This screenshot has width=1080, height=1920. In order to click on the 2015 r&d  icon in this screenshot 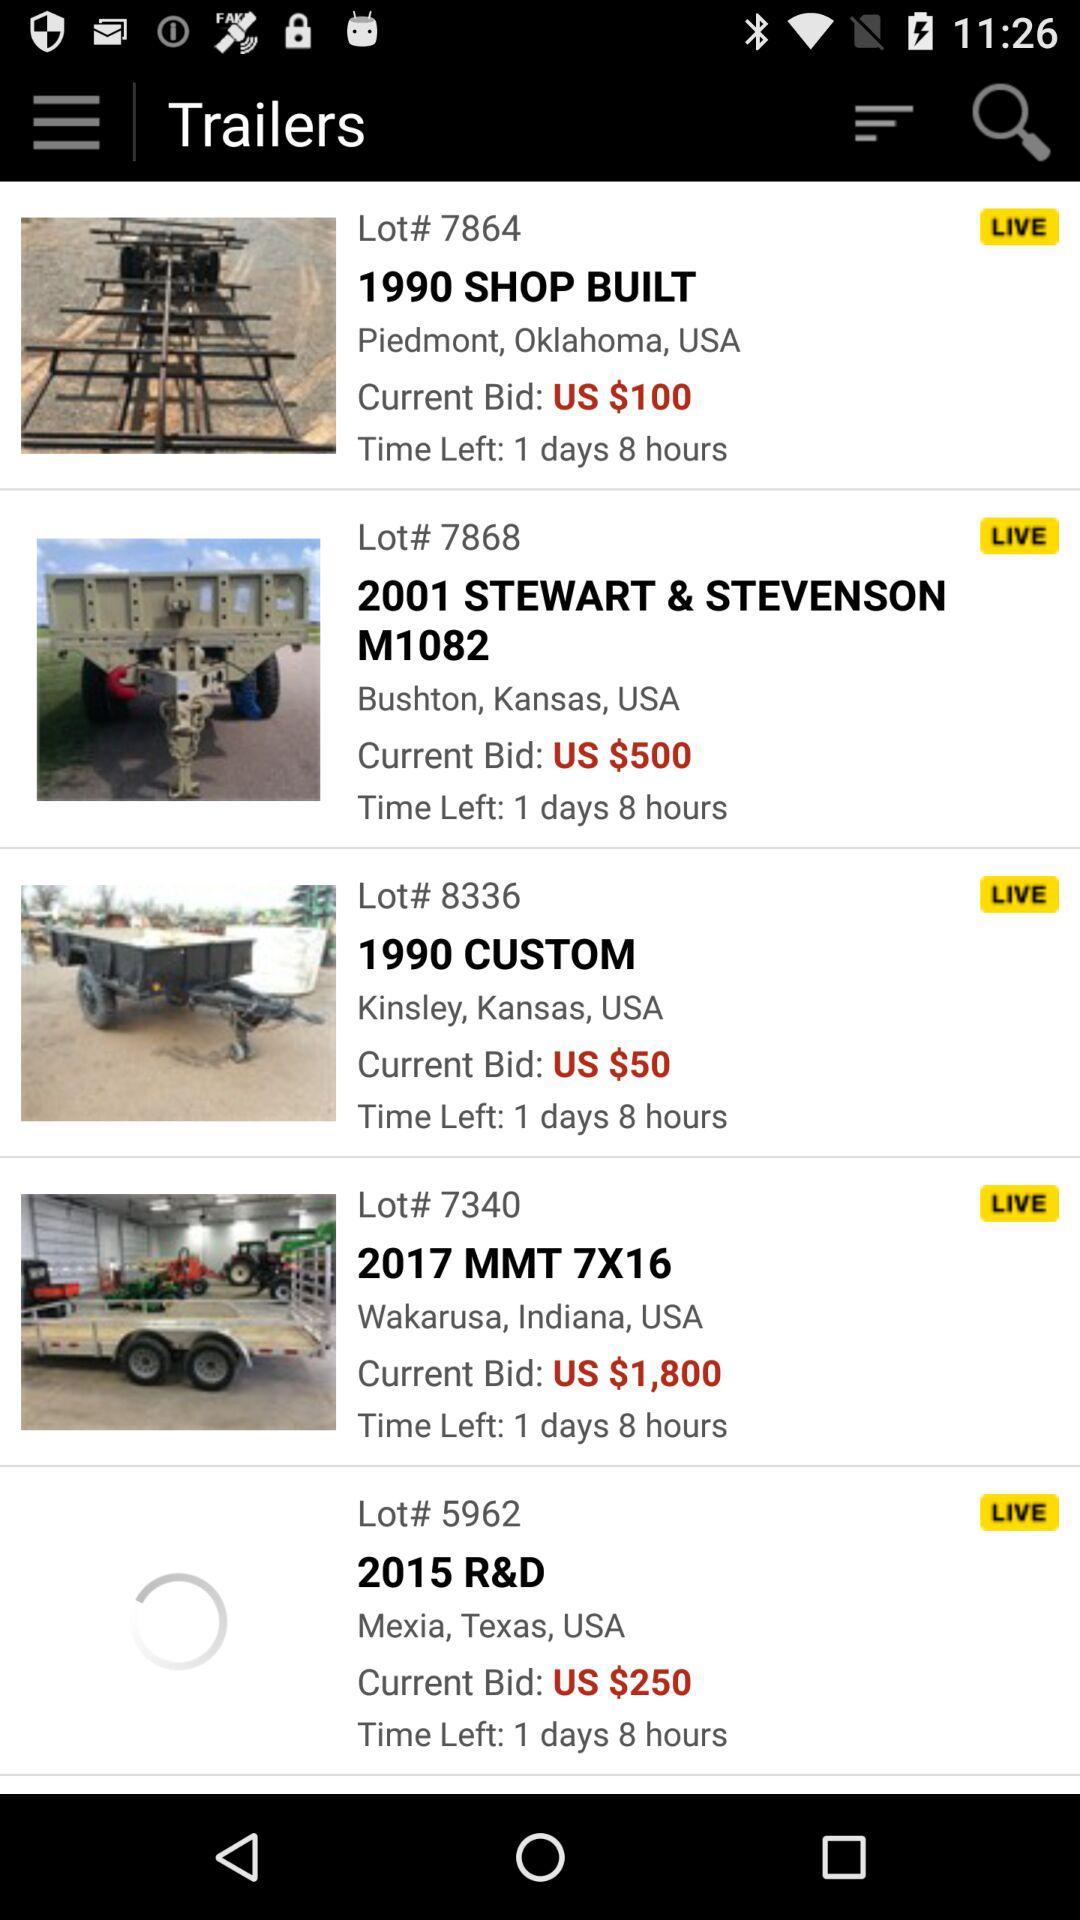, I will do `click(456, 1569)`.